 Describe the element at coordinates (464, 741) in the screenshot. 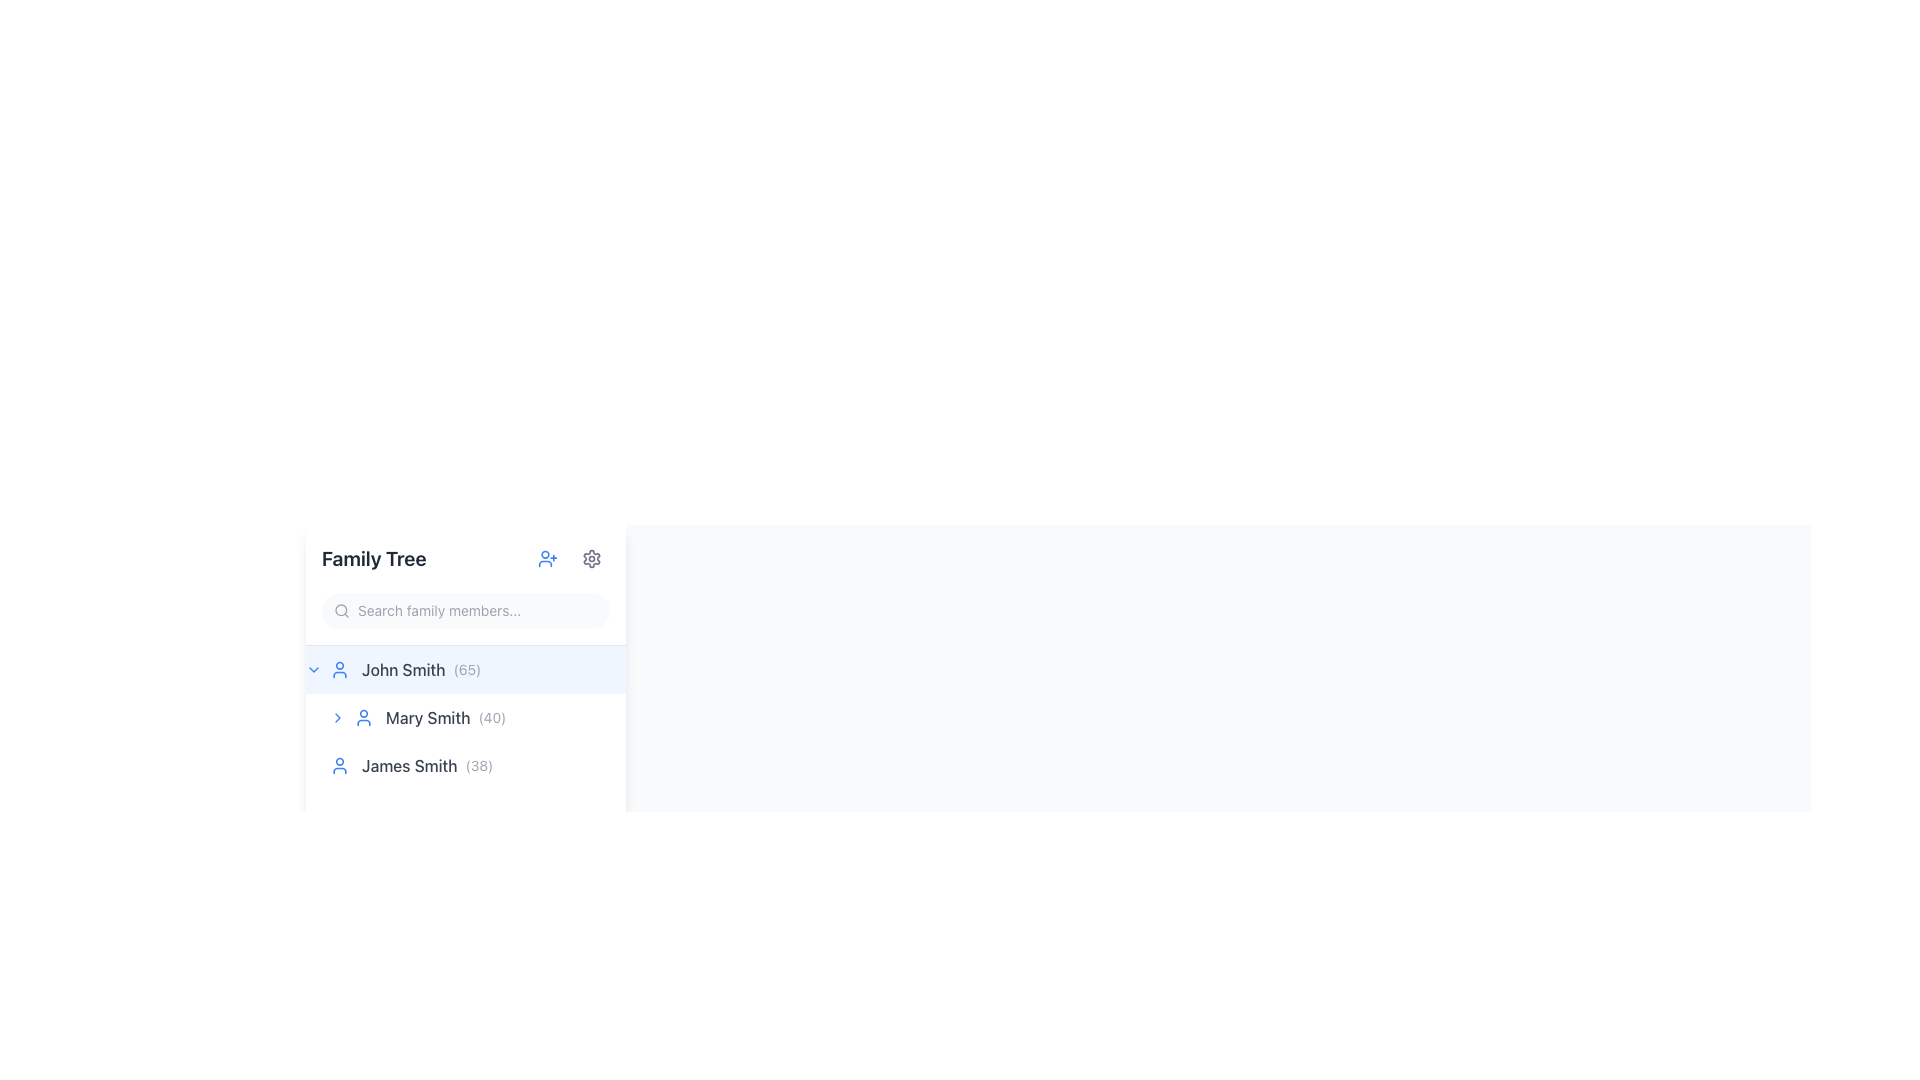

I see `the List Item Group element displaying names and ages, specifically the second item under 'John Smith (65)' in the 'Family Tree' section` at that location.